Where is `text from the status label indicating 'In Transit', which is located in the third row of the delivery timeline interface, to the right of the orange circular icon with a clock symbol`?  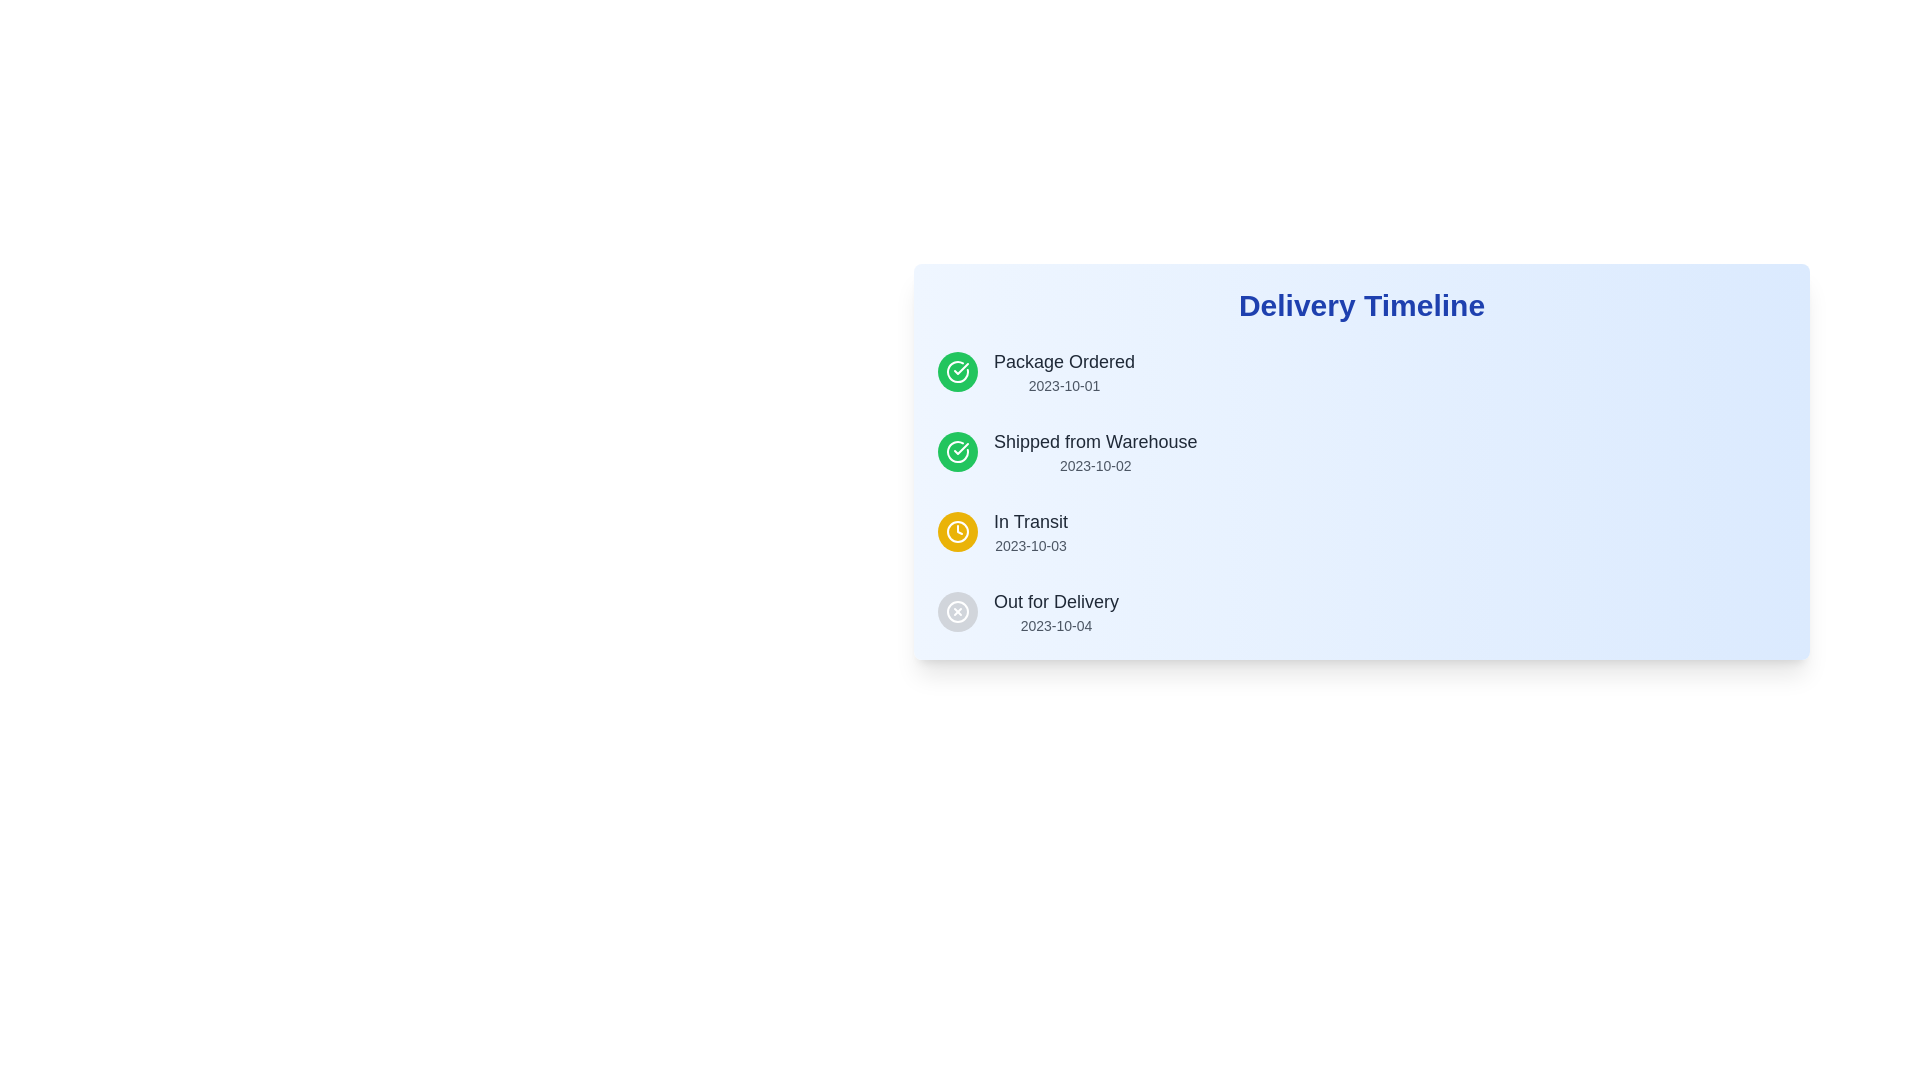 text from the status label indicating 'In Transit', which is located in the third row of the delivery timeline interface, to the right of the orange circular icon with a clock symbol is located at coordinates (1031, 520).